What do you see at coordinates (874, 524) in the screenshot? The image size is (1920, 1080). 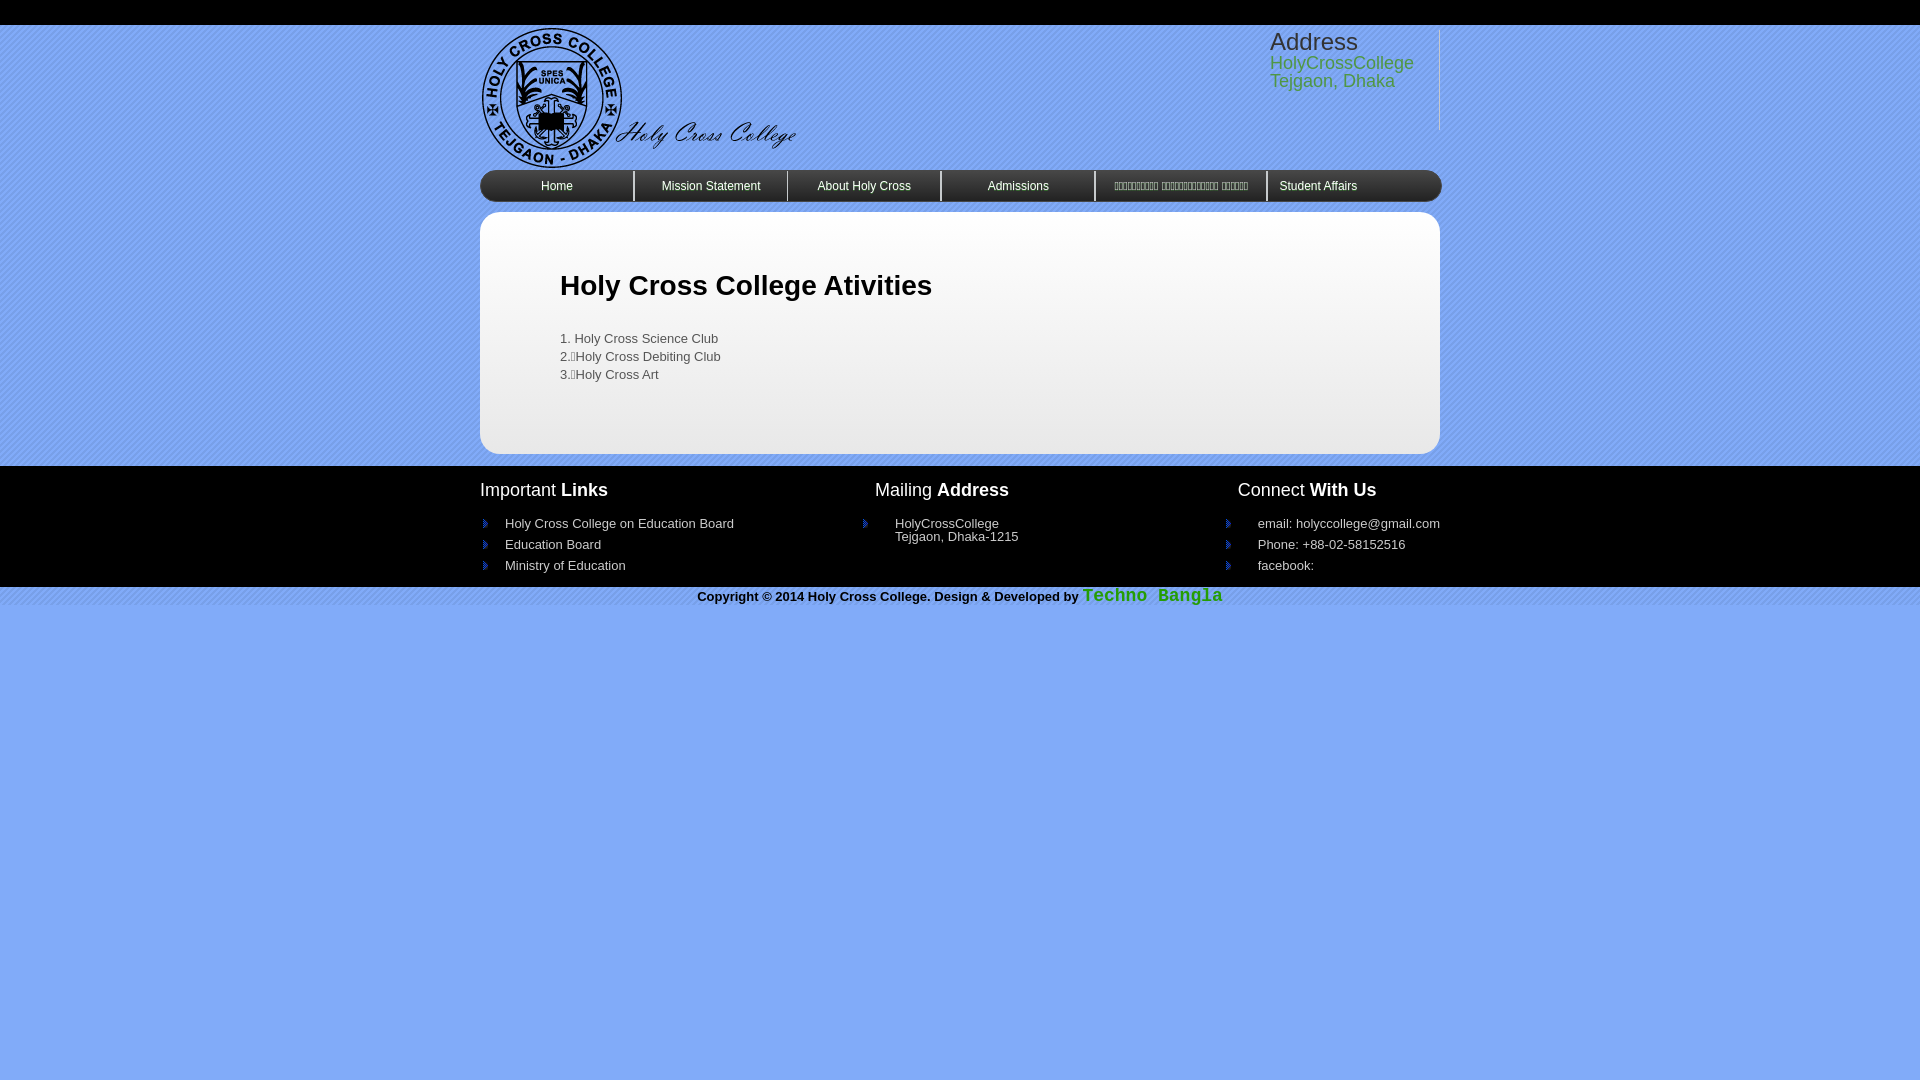 I see `'HolyCrossCollege` at bounding box center [874, 524].